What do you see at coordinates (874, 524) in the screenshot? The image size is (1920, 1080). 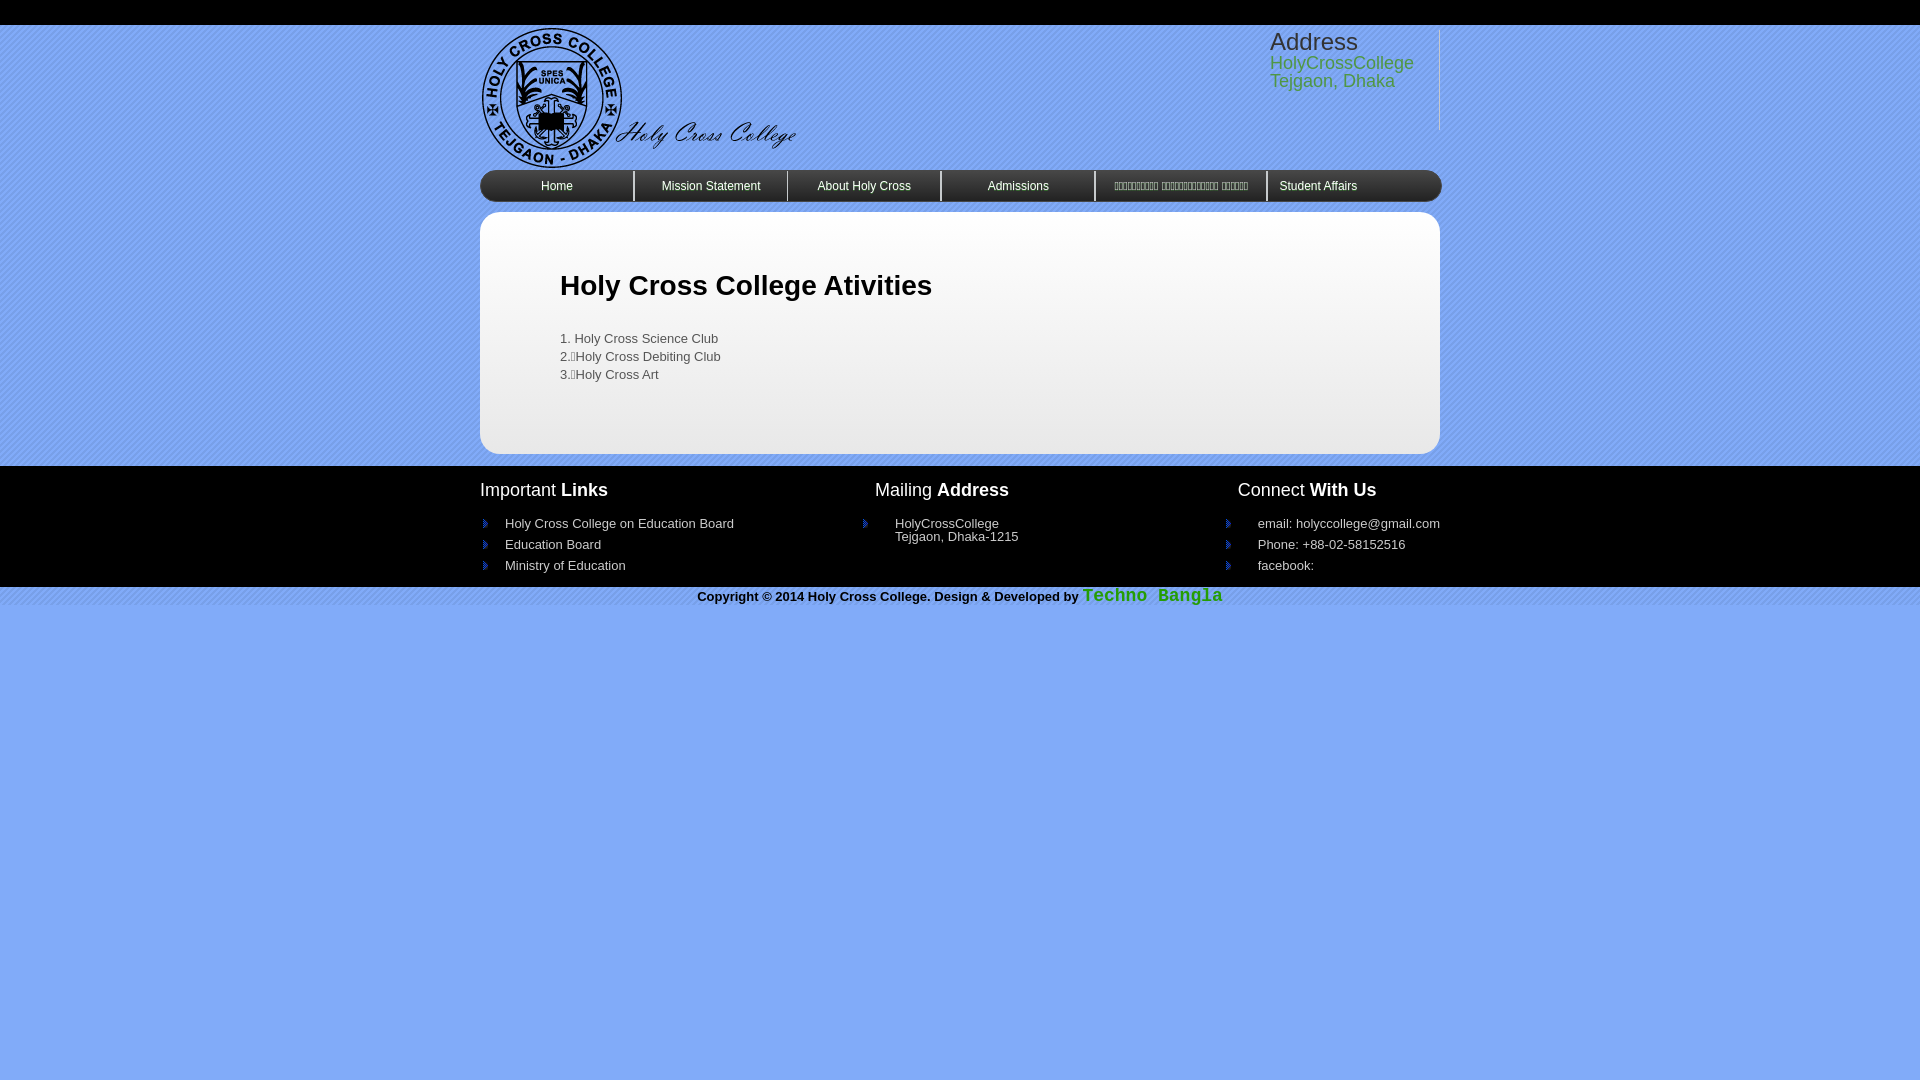 I see `'HolyCrossCollege` at bounding box center [874, 524].